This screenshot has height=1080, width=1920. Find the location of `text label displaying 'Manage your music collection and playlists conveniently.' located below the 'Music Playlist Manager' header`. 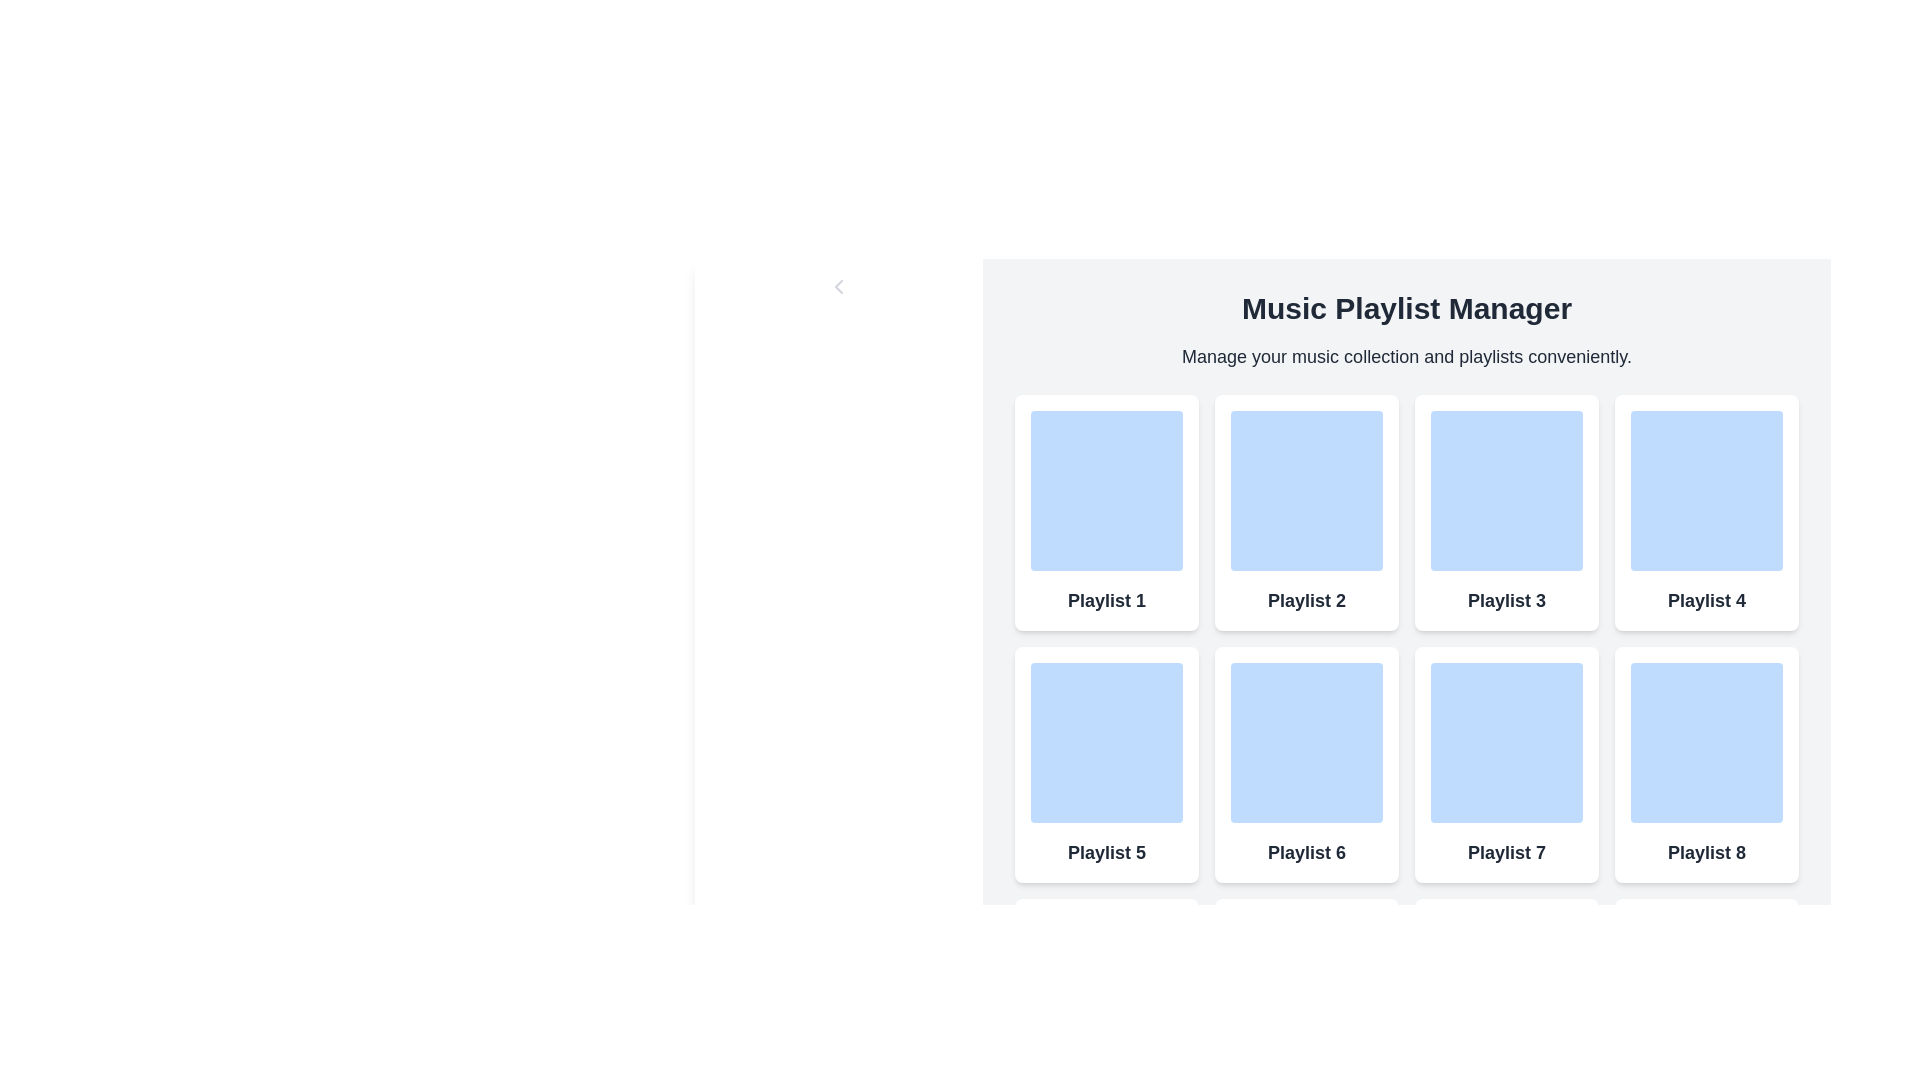

text label displaying 'Manage your music collection and playlists conveniently.' located below the 'Music Playlist Manager' header is located at coordinates (1405, 356).